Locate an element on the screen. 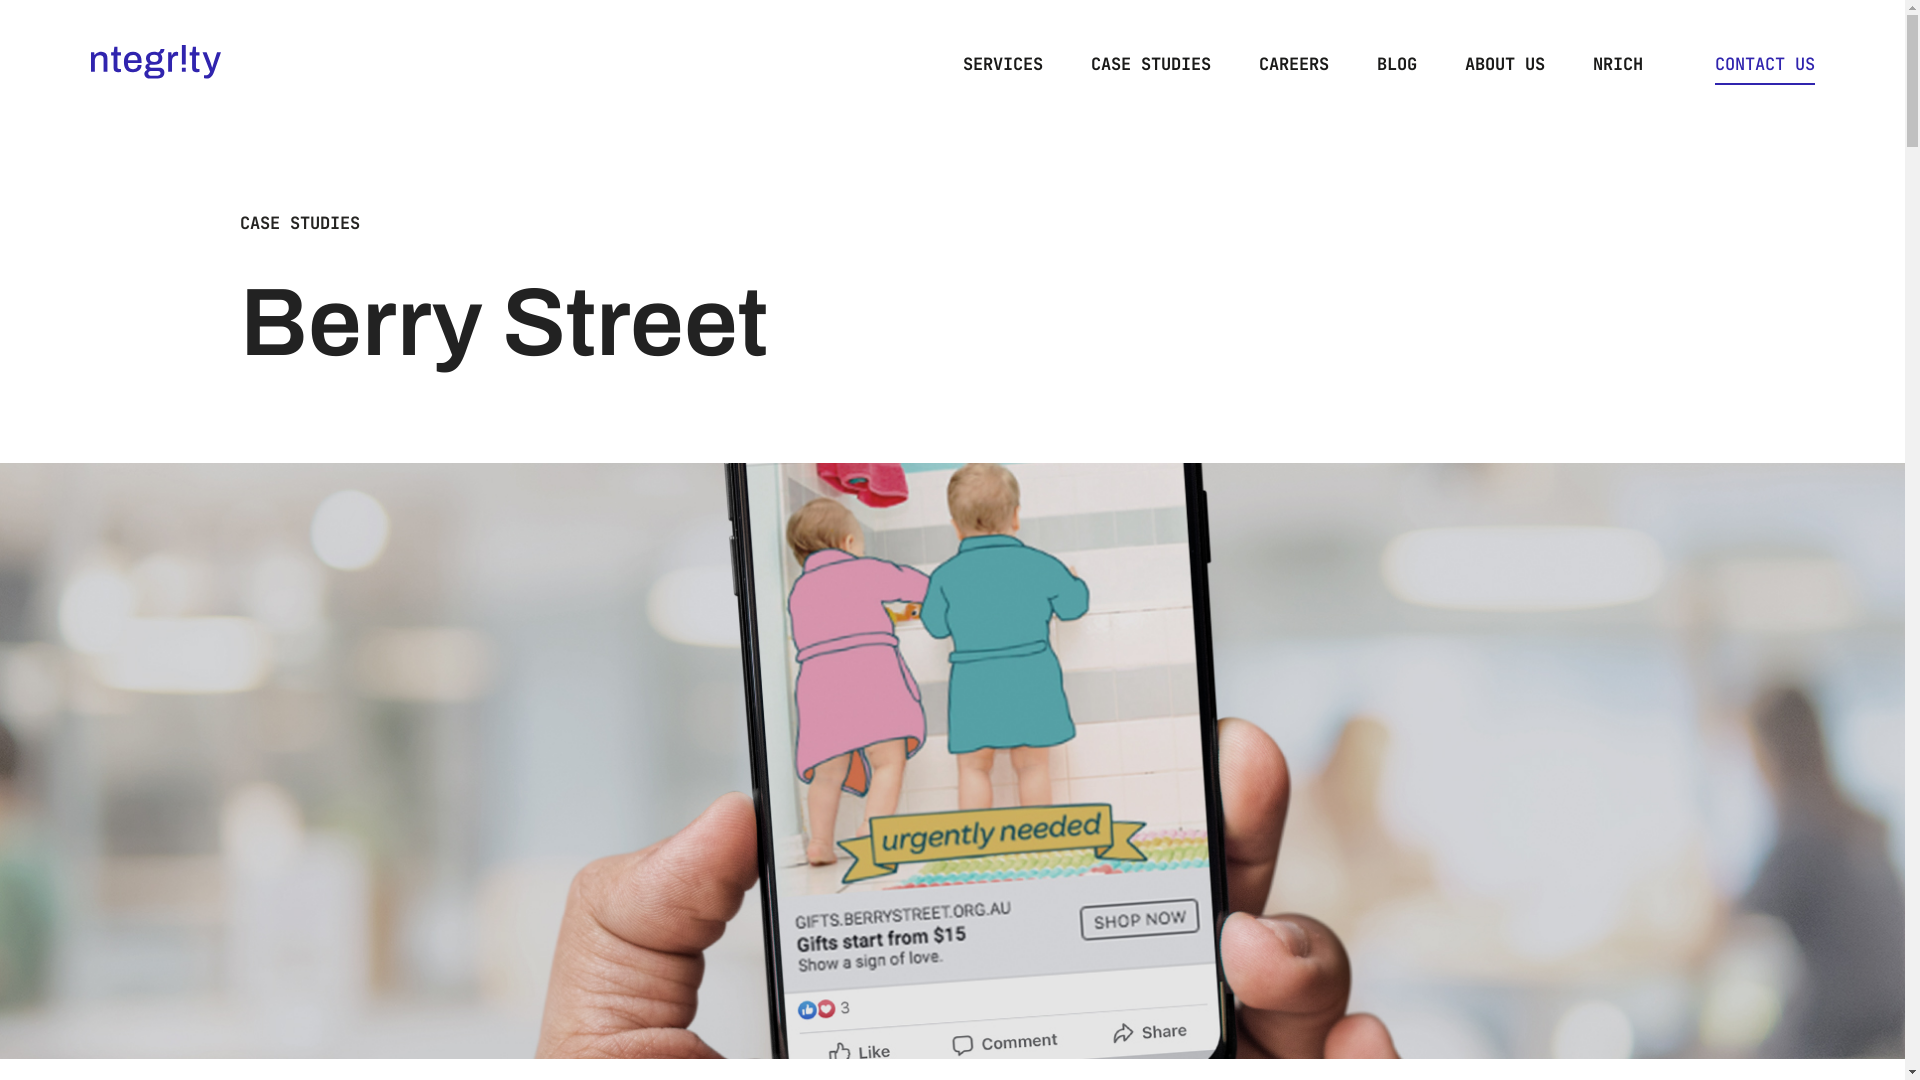 This screenshot has height=1080, width=1920. 'BLOG' is located at coordinates (1395, 63).